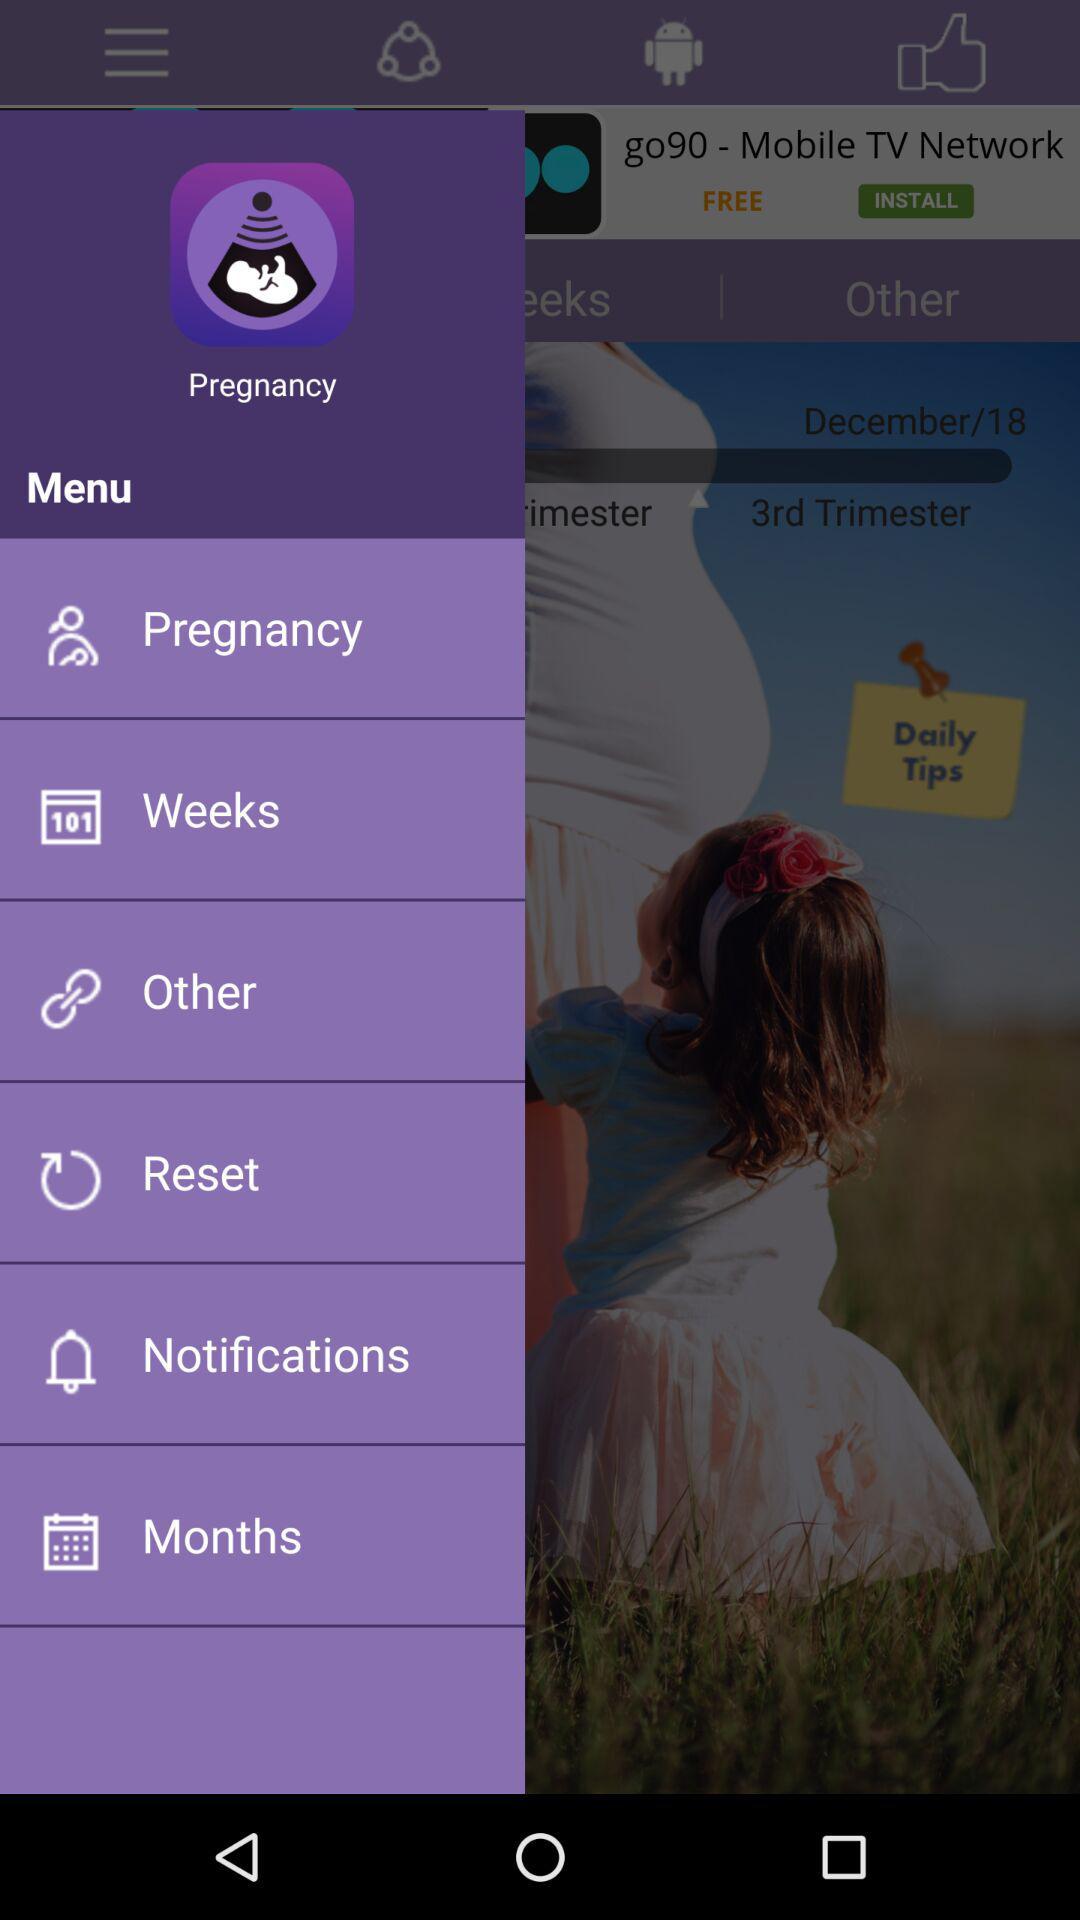 This screenshot has width=1080, height=1920. I want to click on the star icon, so click(941, 55).